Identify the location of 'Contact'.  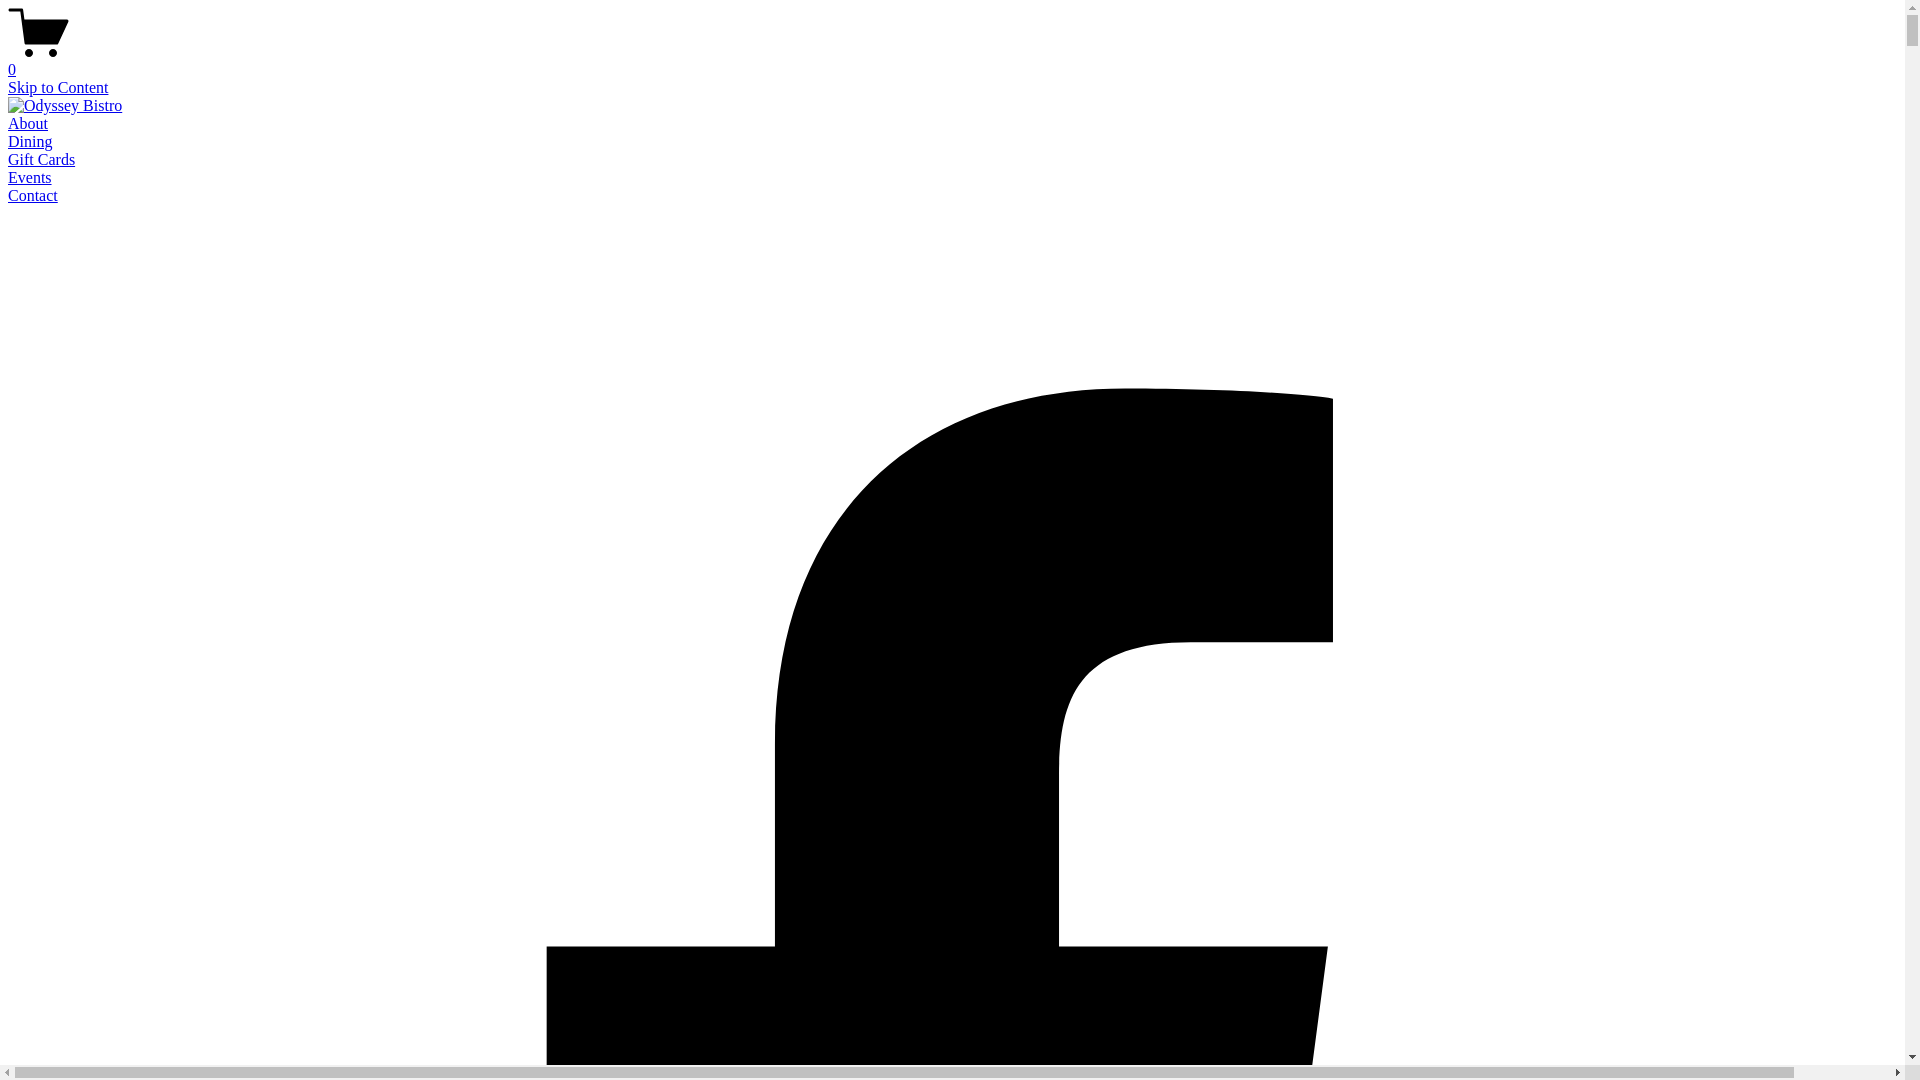
(8, 195).